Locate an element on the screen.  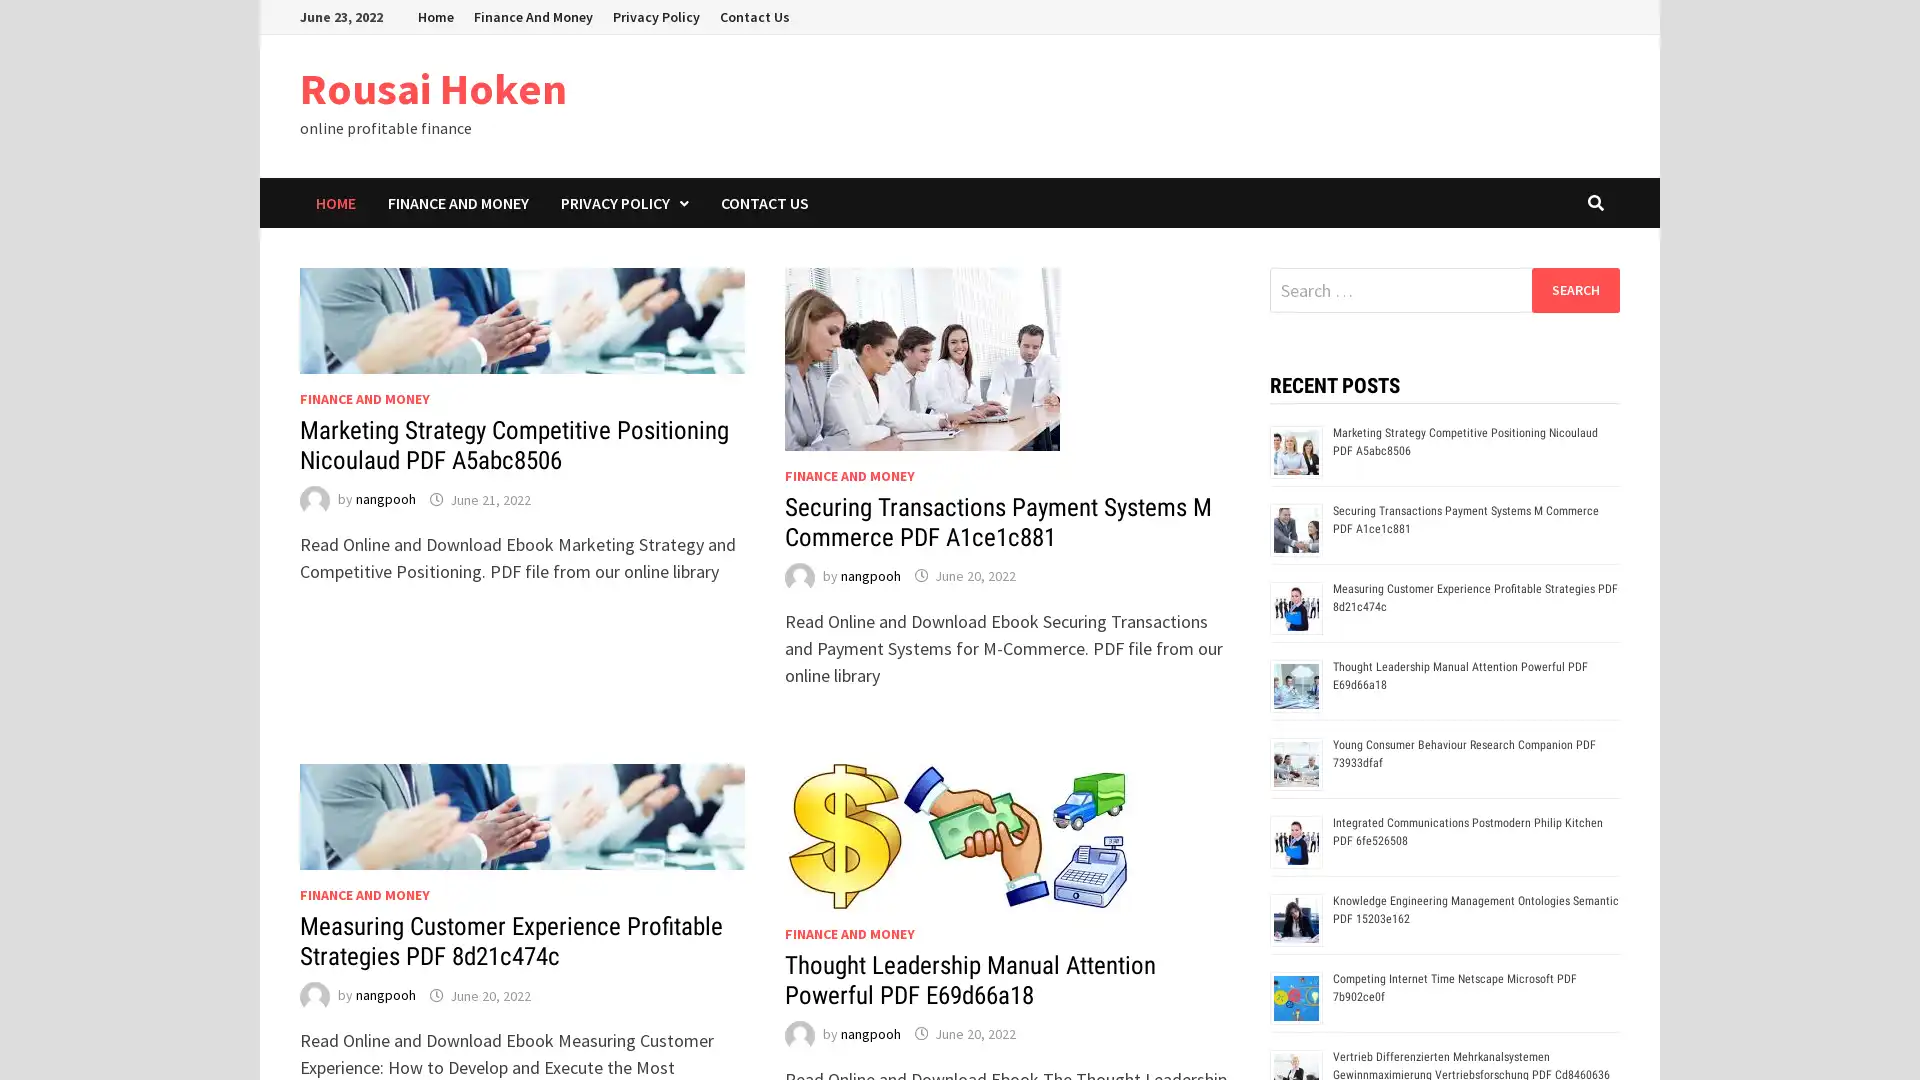
Search is located at coordinates (1574, 289).